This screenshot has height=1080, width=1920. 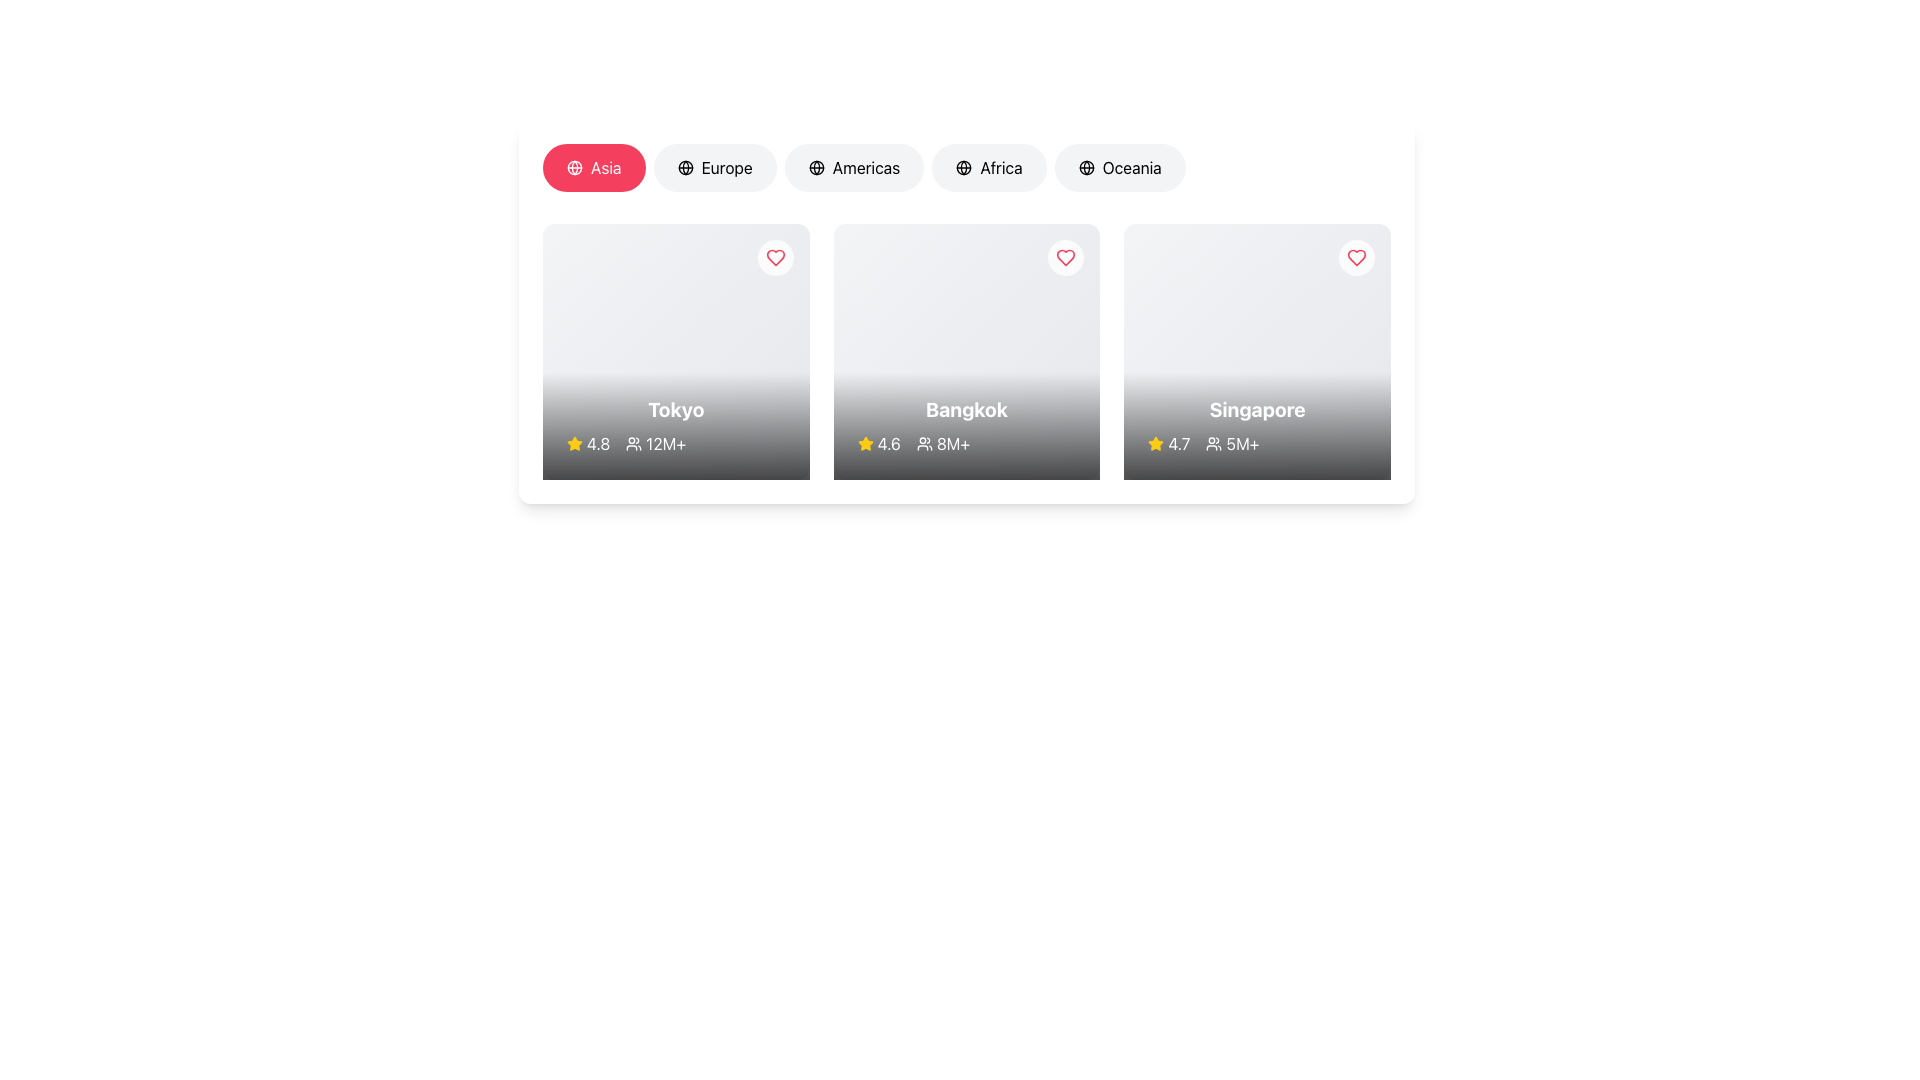 I want to click on the yellow star icon that indicates a rating, which is positioned immediately to the left of the text '4.7', so click(x=1156, y=442).